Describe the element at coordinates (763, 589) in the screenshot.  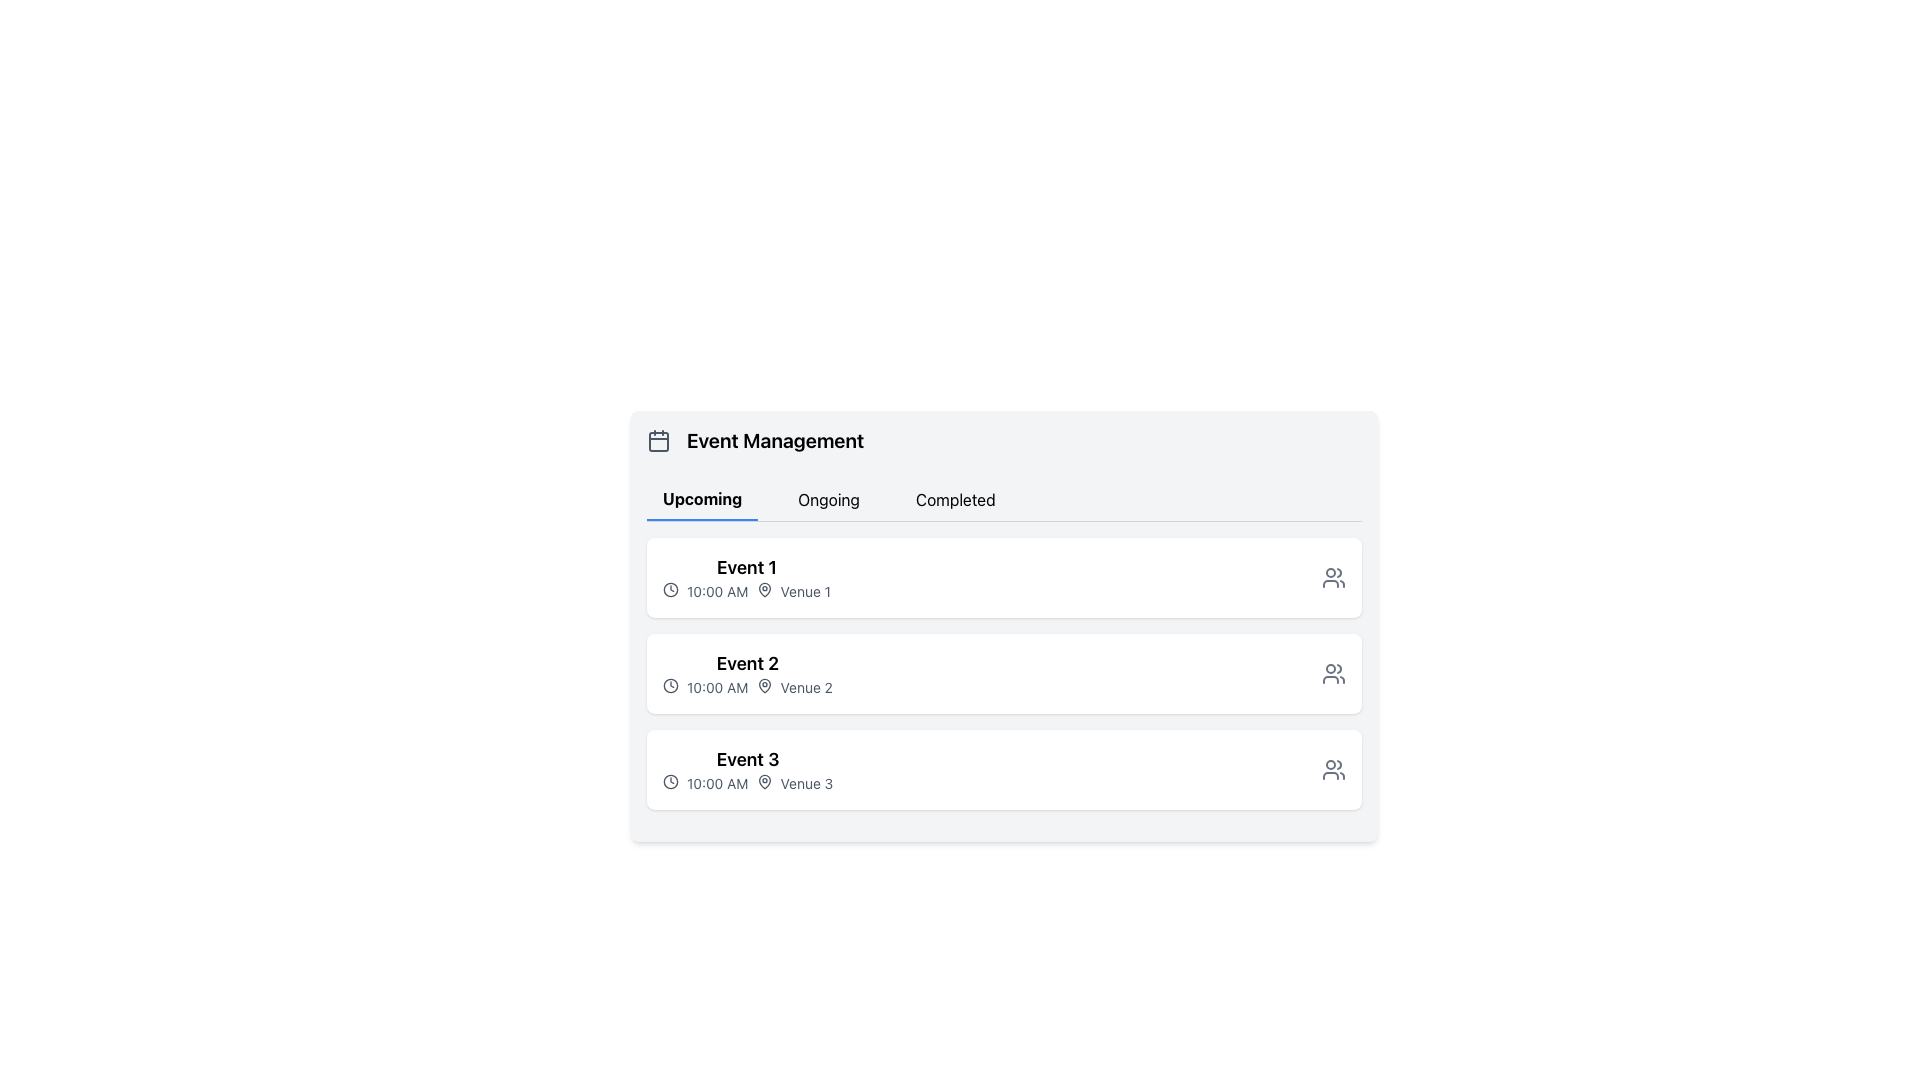
I see `the location pin icon located to the left of the label 'Venue 1' within the text group '10:00 AM Venue 1'` at that location.